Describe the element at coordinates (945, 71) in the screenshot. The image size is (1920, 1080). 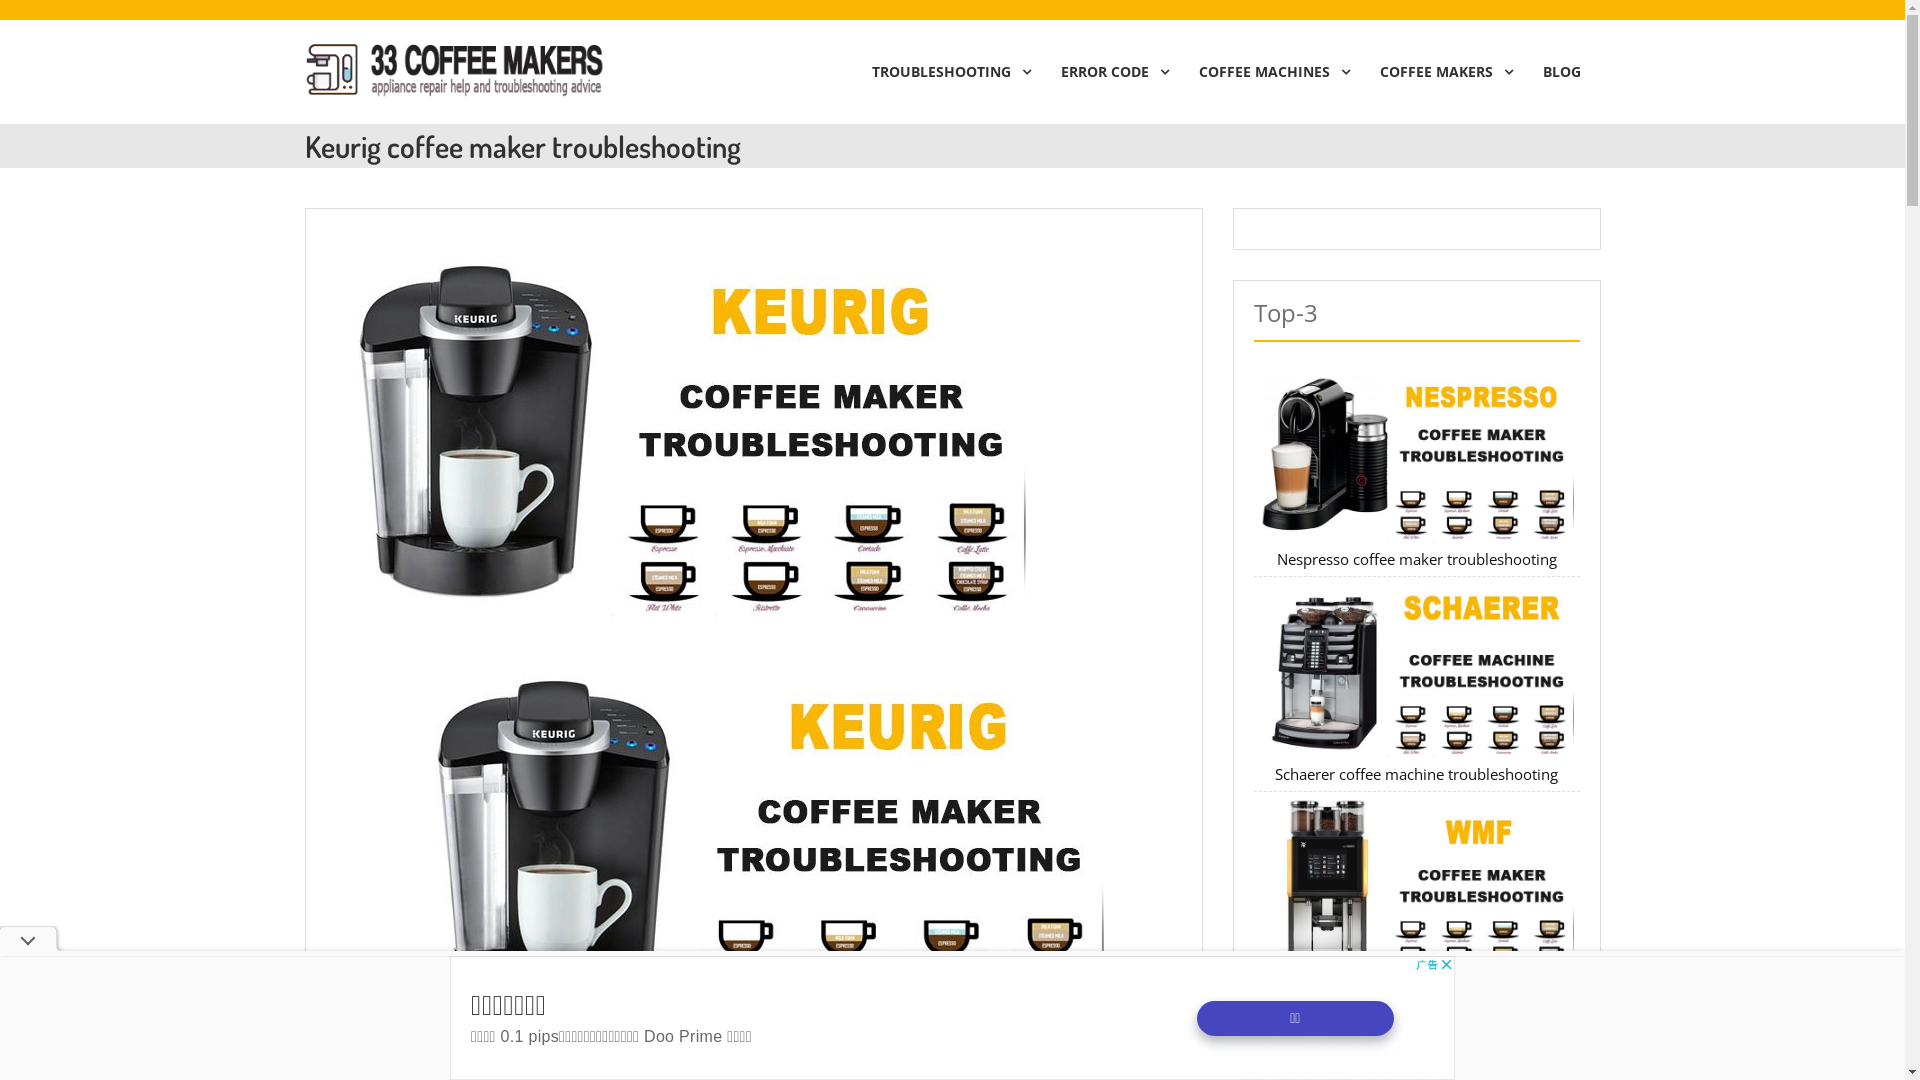
I see `'TROUBLESHOOTING'` at that location.